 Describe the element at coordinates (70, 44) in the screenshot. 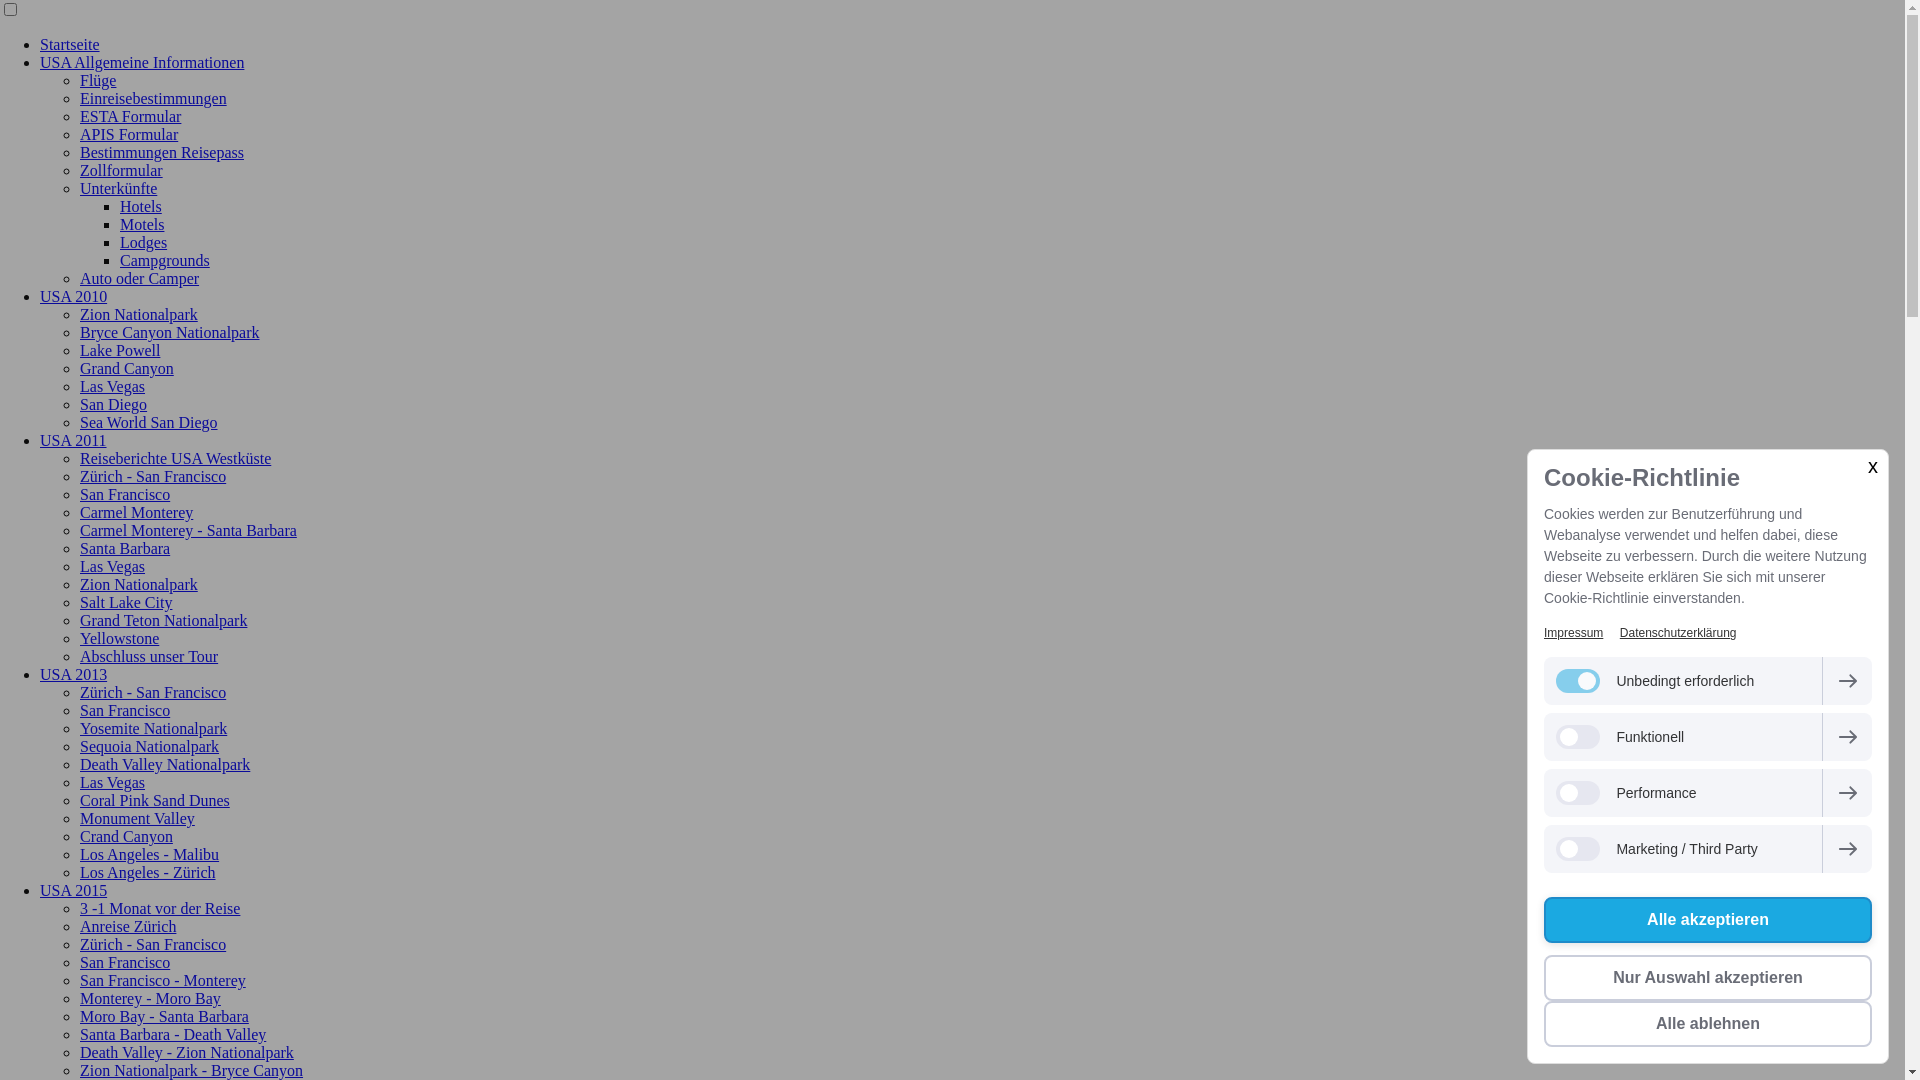

I see `'Startseite'` at that location.